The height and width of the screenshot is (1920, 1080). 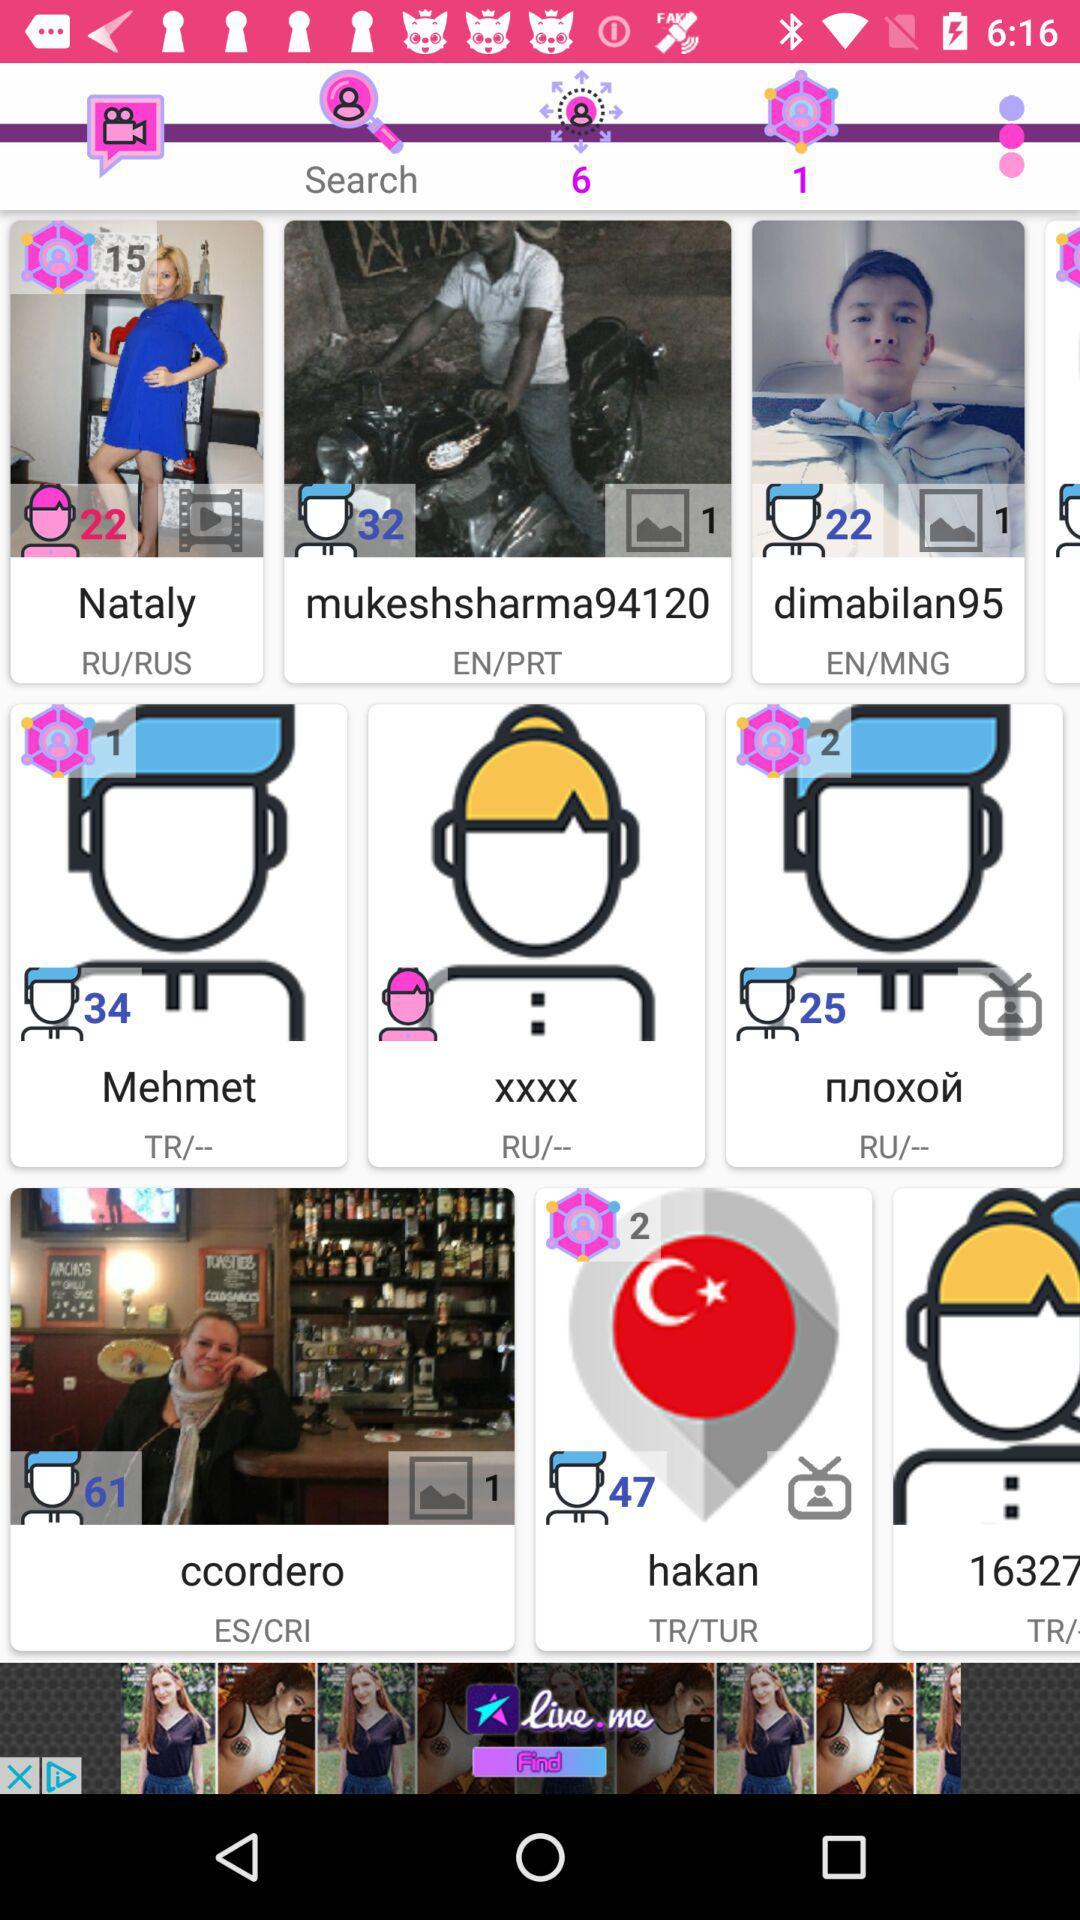 I want to click on click on a user, so click(x=1061, y=388).